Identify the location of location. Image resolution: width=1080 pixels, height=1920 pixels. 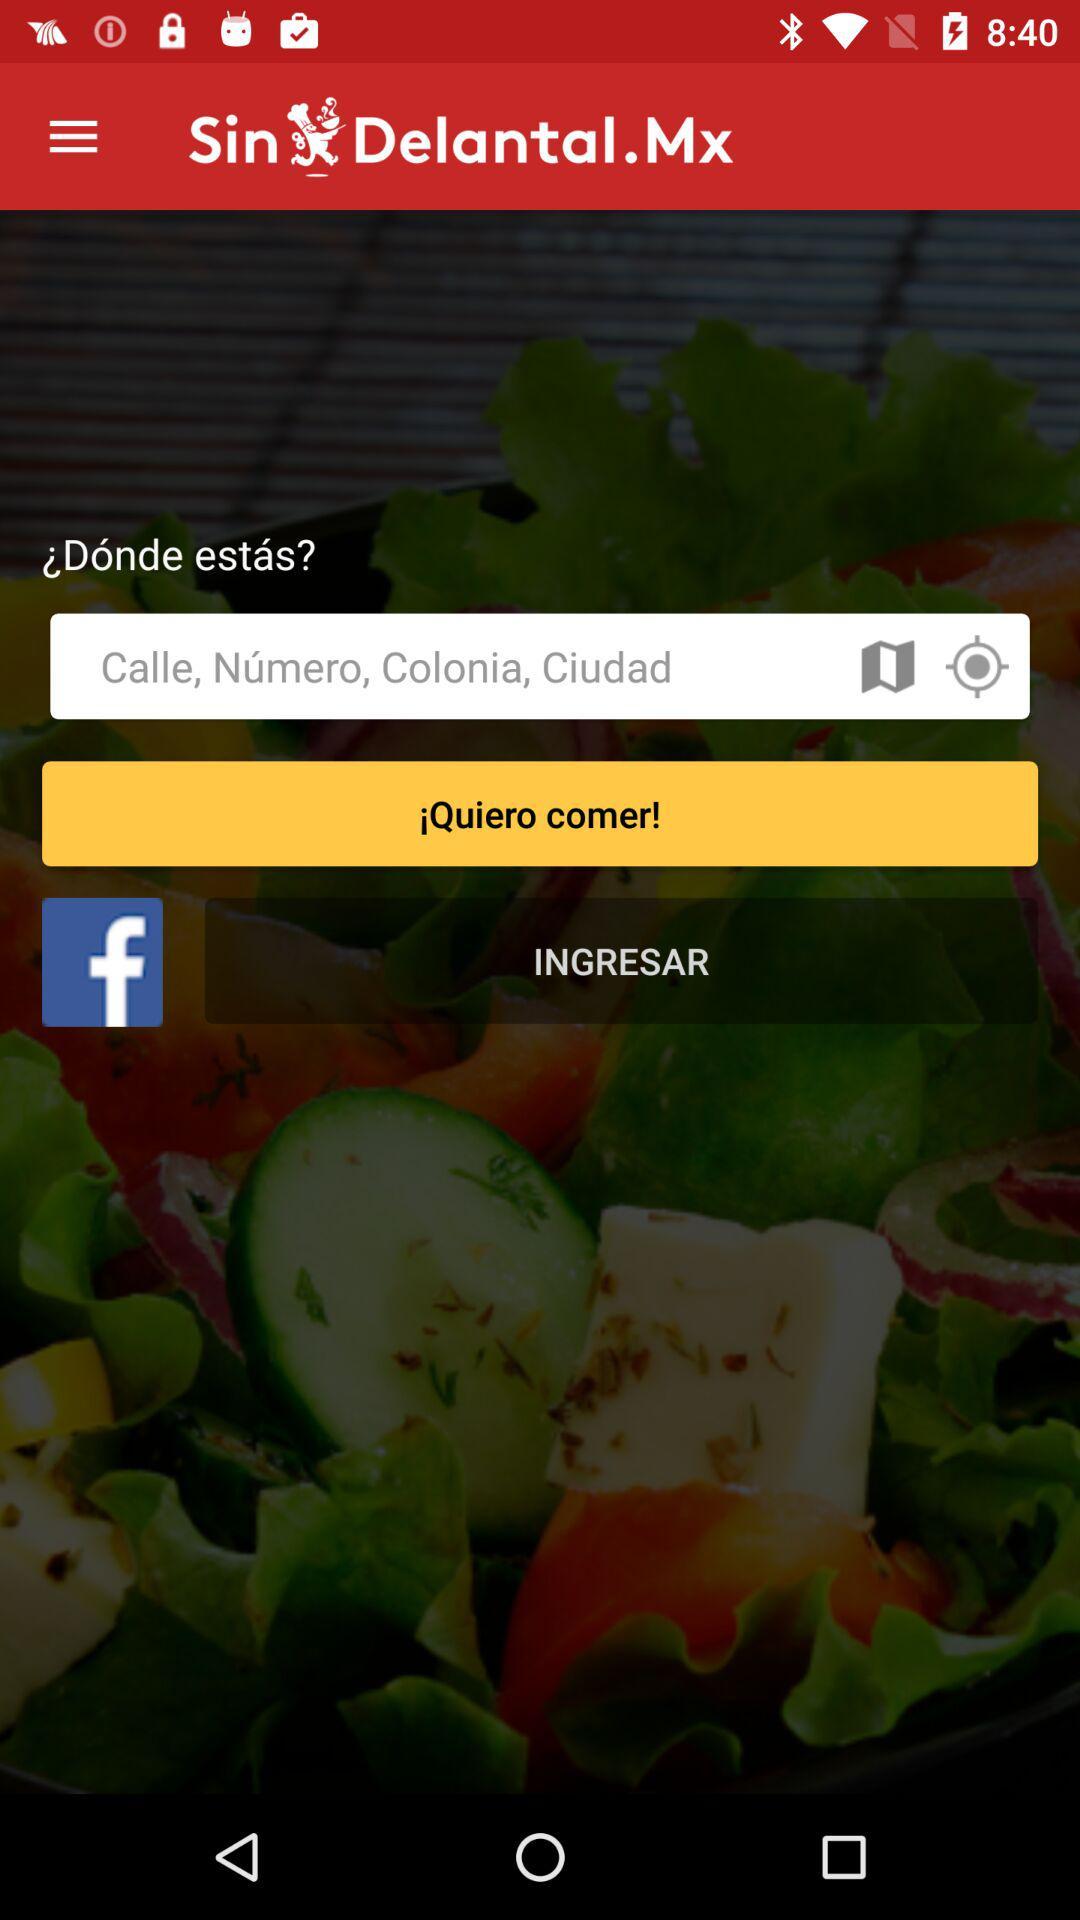
(975, 666).